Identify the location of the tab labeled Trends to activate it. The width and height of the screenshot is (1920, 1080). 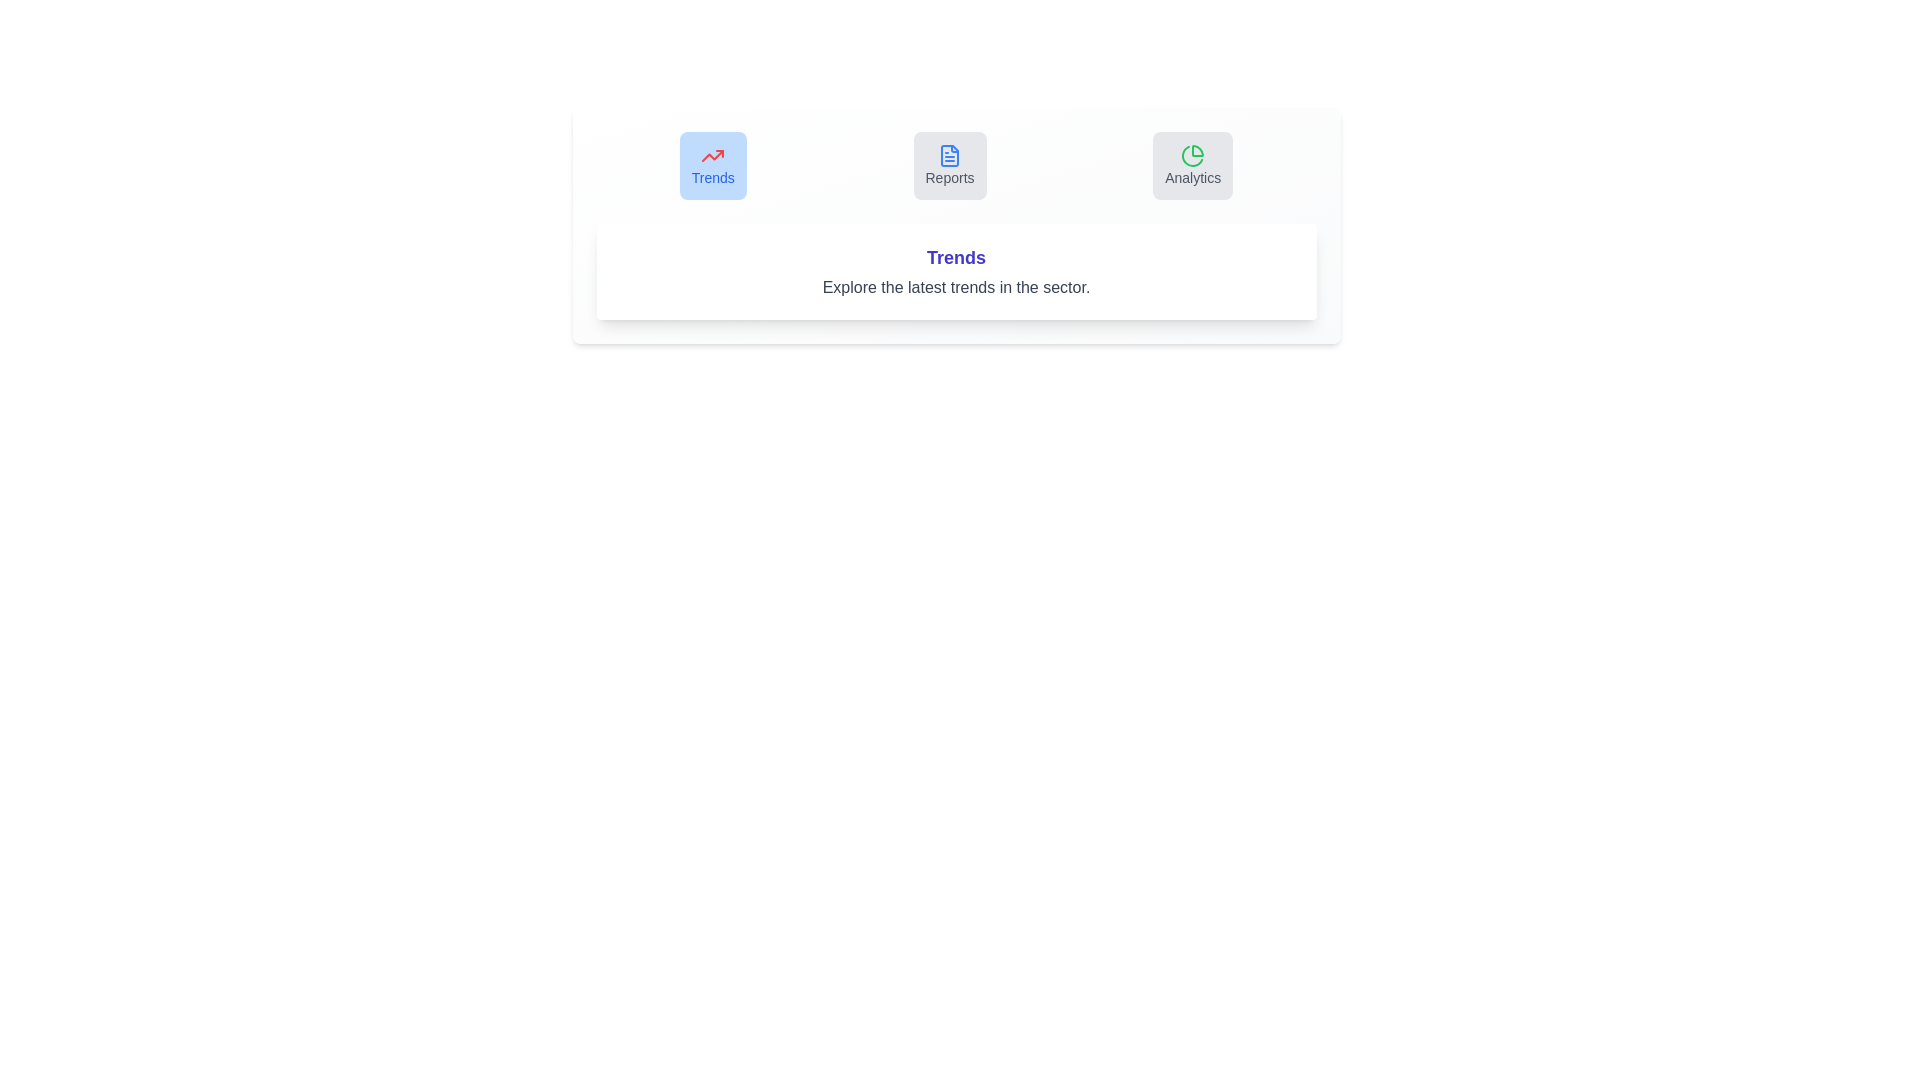
(713, 164).